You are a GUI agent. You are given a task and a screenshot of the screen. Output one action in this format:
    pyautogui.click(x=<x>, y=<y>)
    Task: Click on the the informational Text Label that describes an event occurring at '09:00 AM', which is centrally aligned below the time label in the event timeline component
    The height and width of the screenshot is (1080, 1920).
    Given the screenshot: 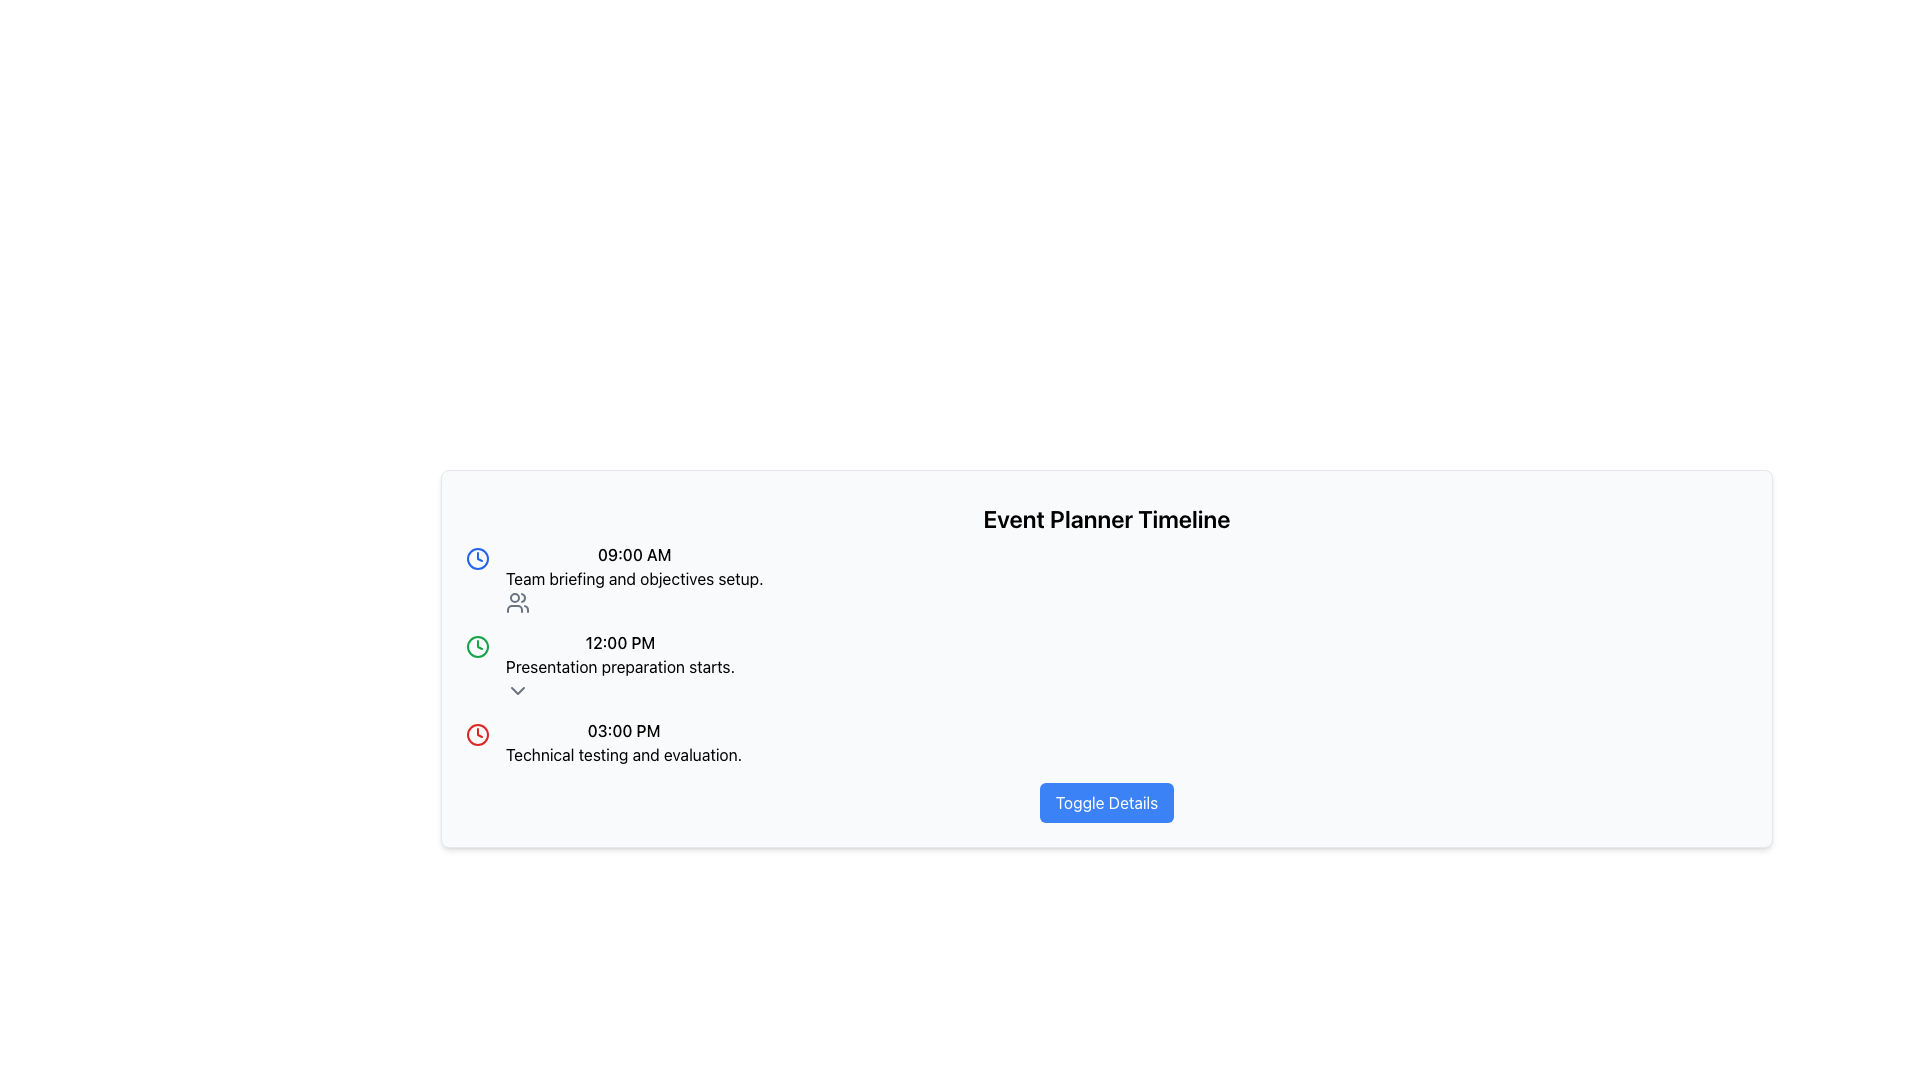 What is the action you would take?
    pyautogui.click(x=633, y=578)
    